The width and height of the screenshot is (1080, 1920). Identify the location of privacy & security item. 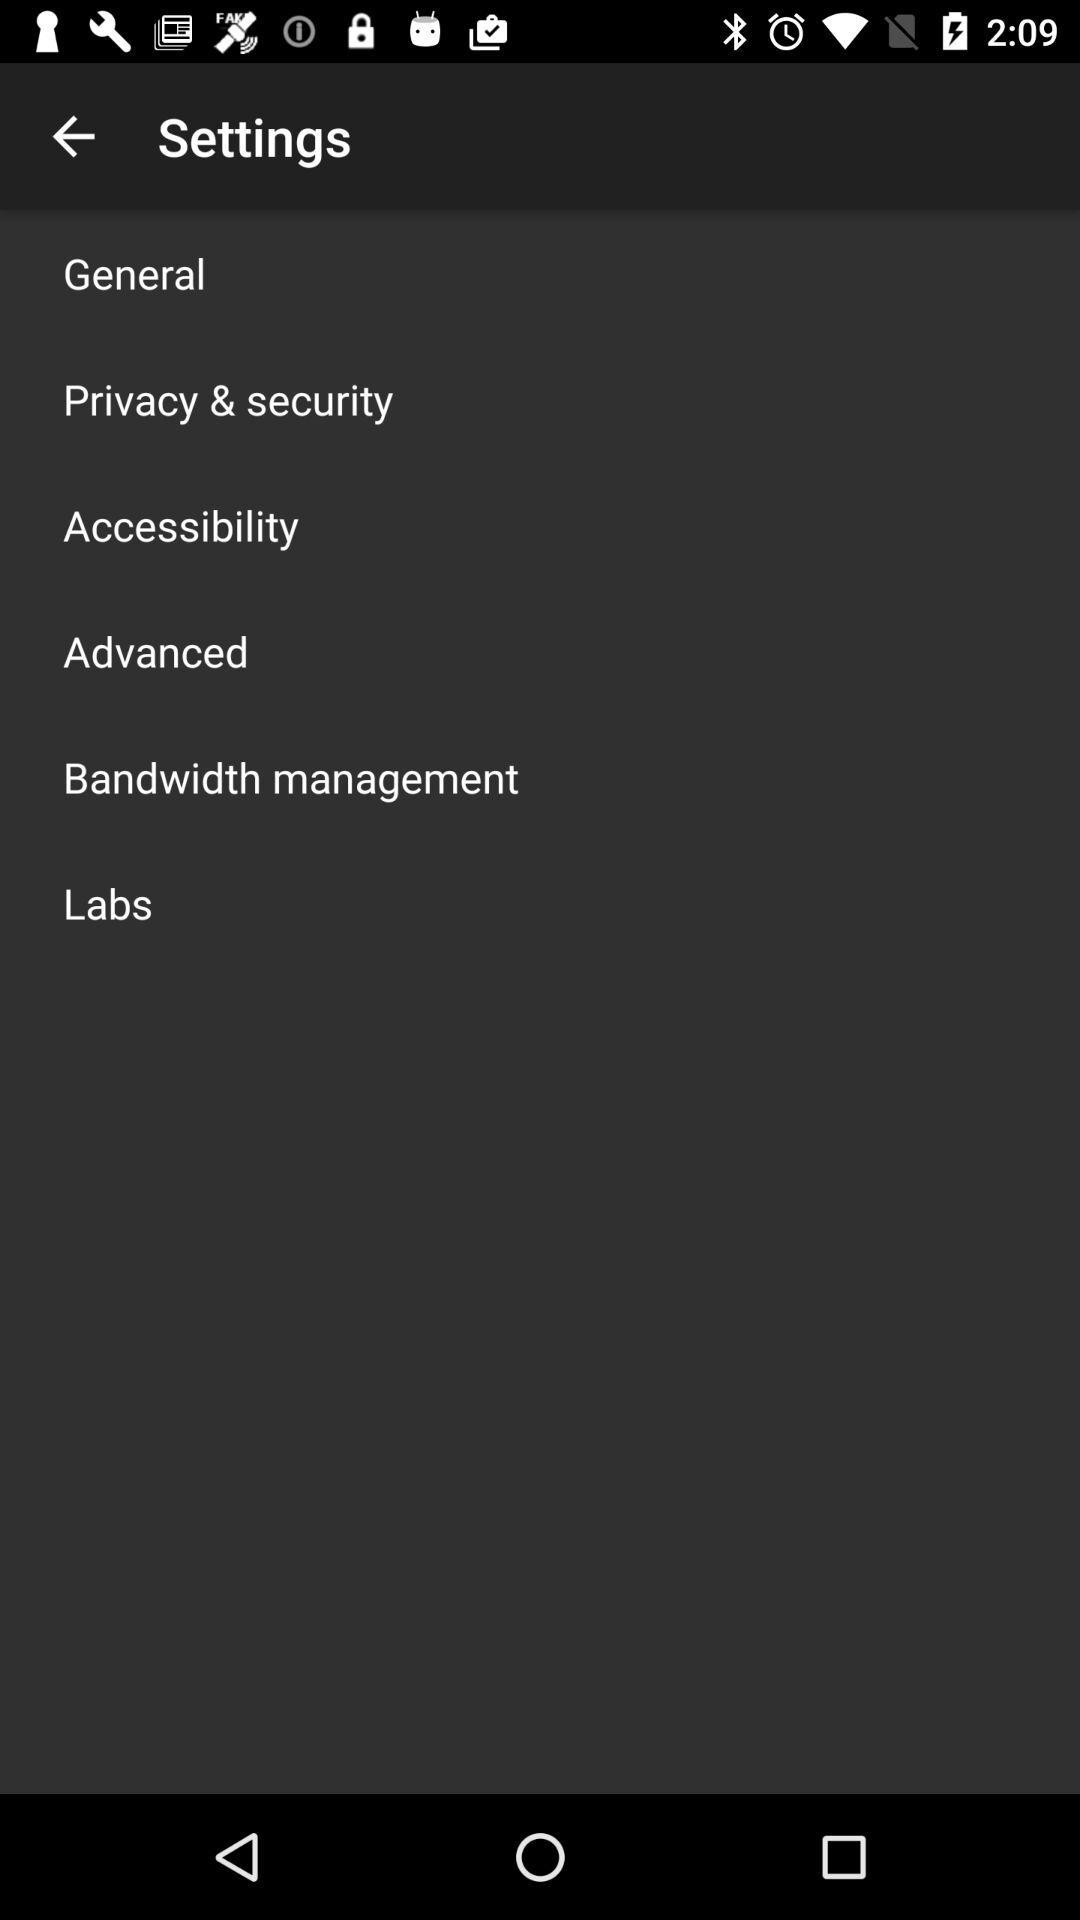
(227, 398).